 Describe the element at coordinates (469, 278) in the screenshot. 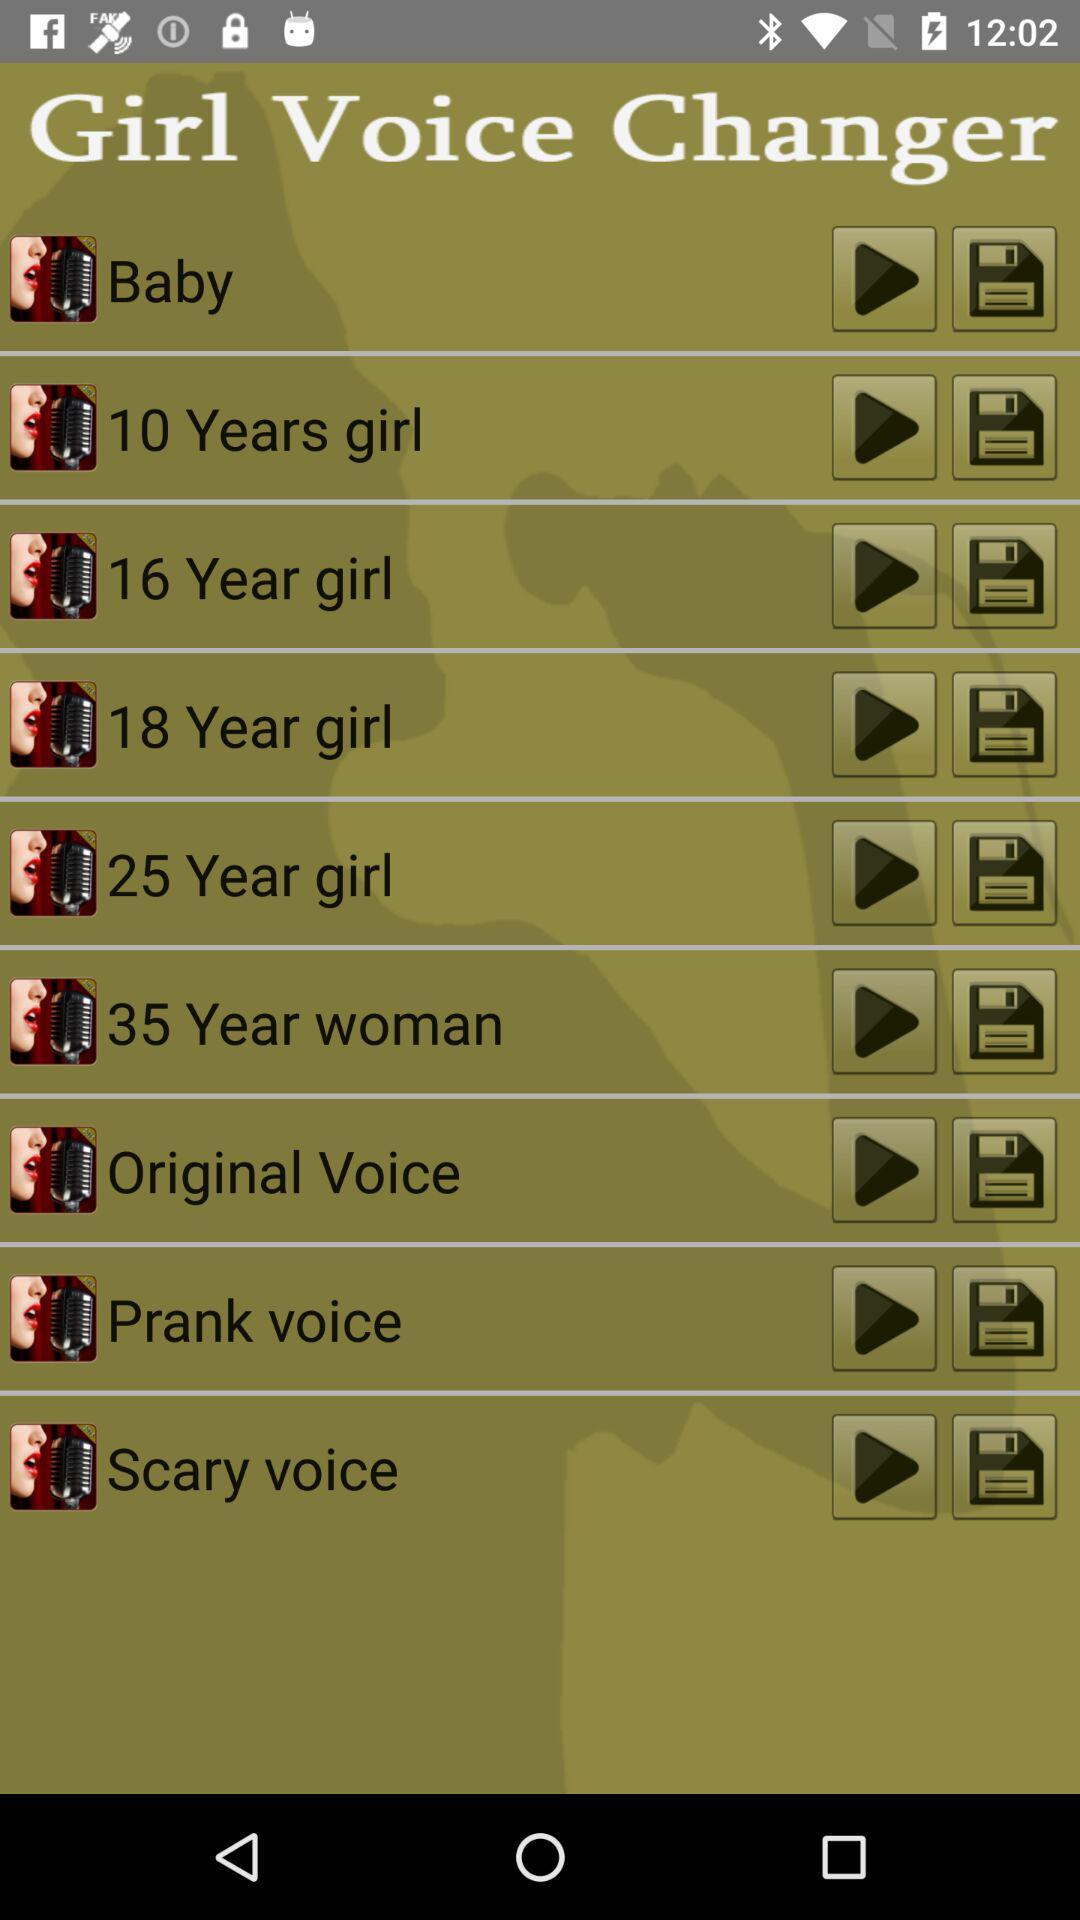

I see `the baby` at that location.